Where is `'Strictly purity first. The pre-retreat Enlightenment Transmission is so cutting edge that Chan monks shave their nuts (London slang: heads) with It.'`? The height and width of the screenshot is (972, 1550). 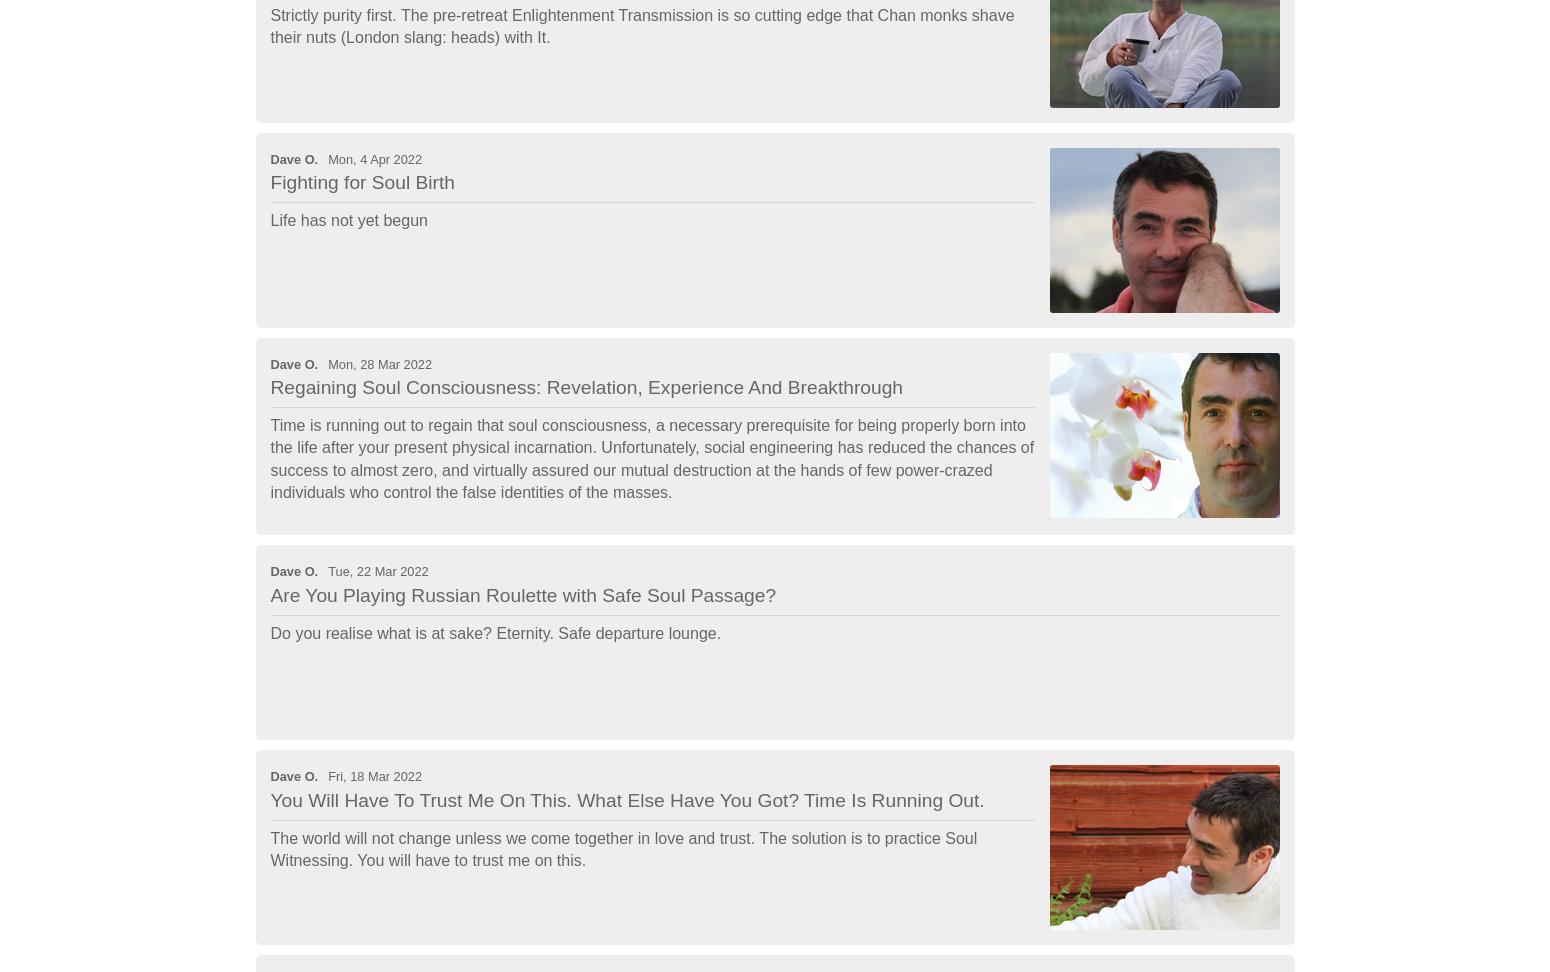
'Strictly purity first. The pre-retreat Enlightenment Transmission is so cutting edge that Chan monks shave their nuts (London slang: heads) with It.' is located at coordinates (270, 25).